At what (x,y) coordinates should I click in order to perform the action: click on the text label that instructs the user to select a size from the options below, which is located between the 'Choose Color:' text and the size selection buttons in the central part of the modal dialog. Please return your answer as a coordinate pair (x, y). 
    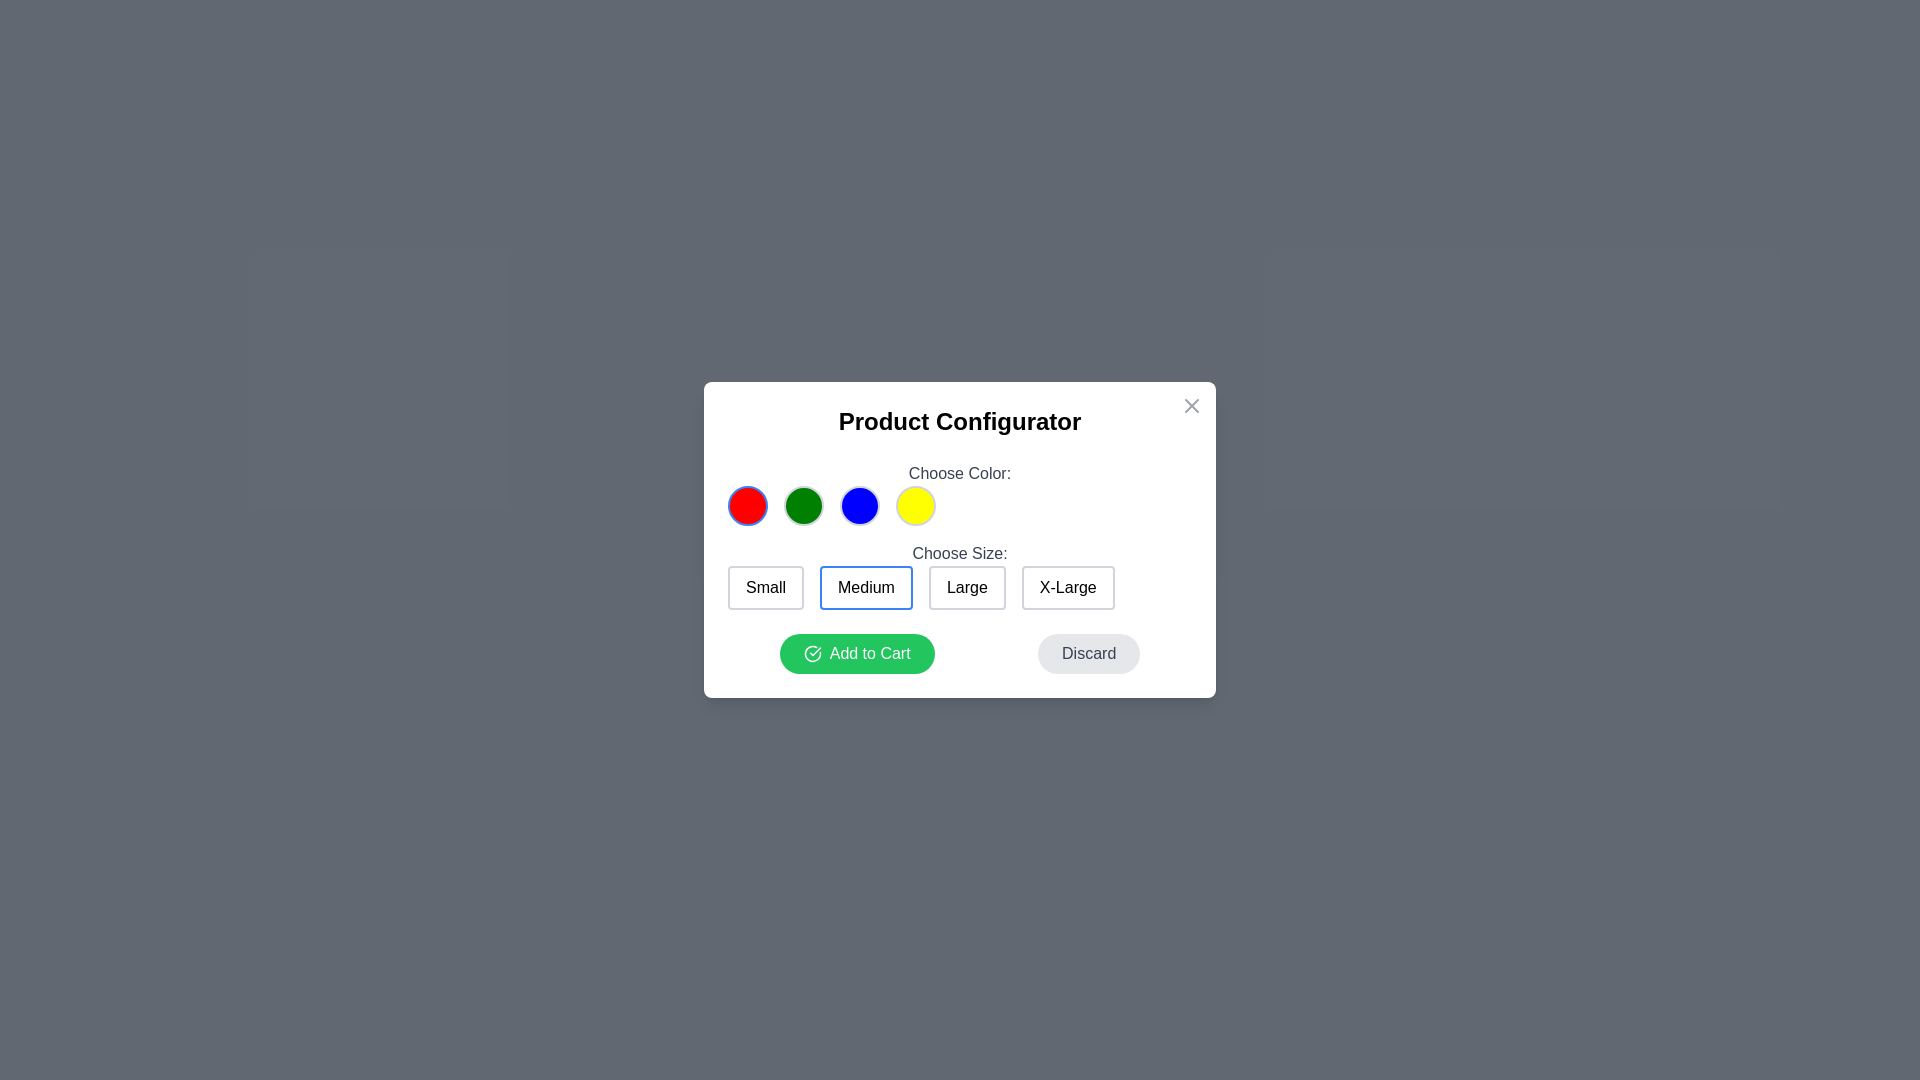
    Looking at the image, I should click on (960, 554).